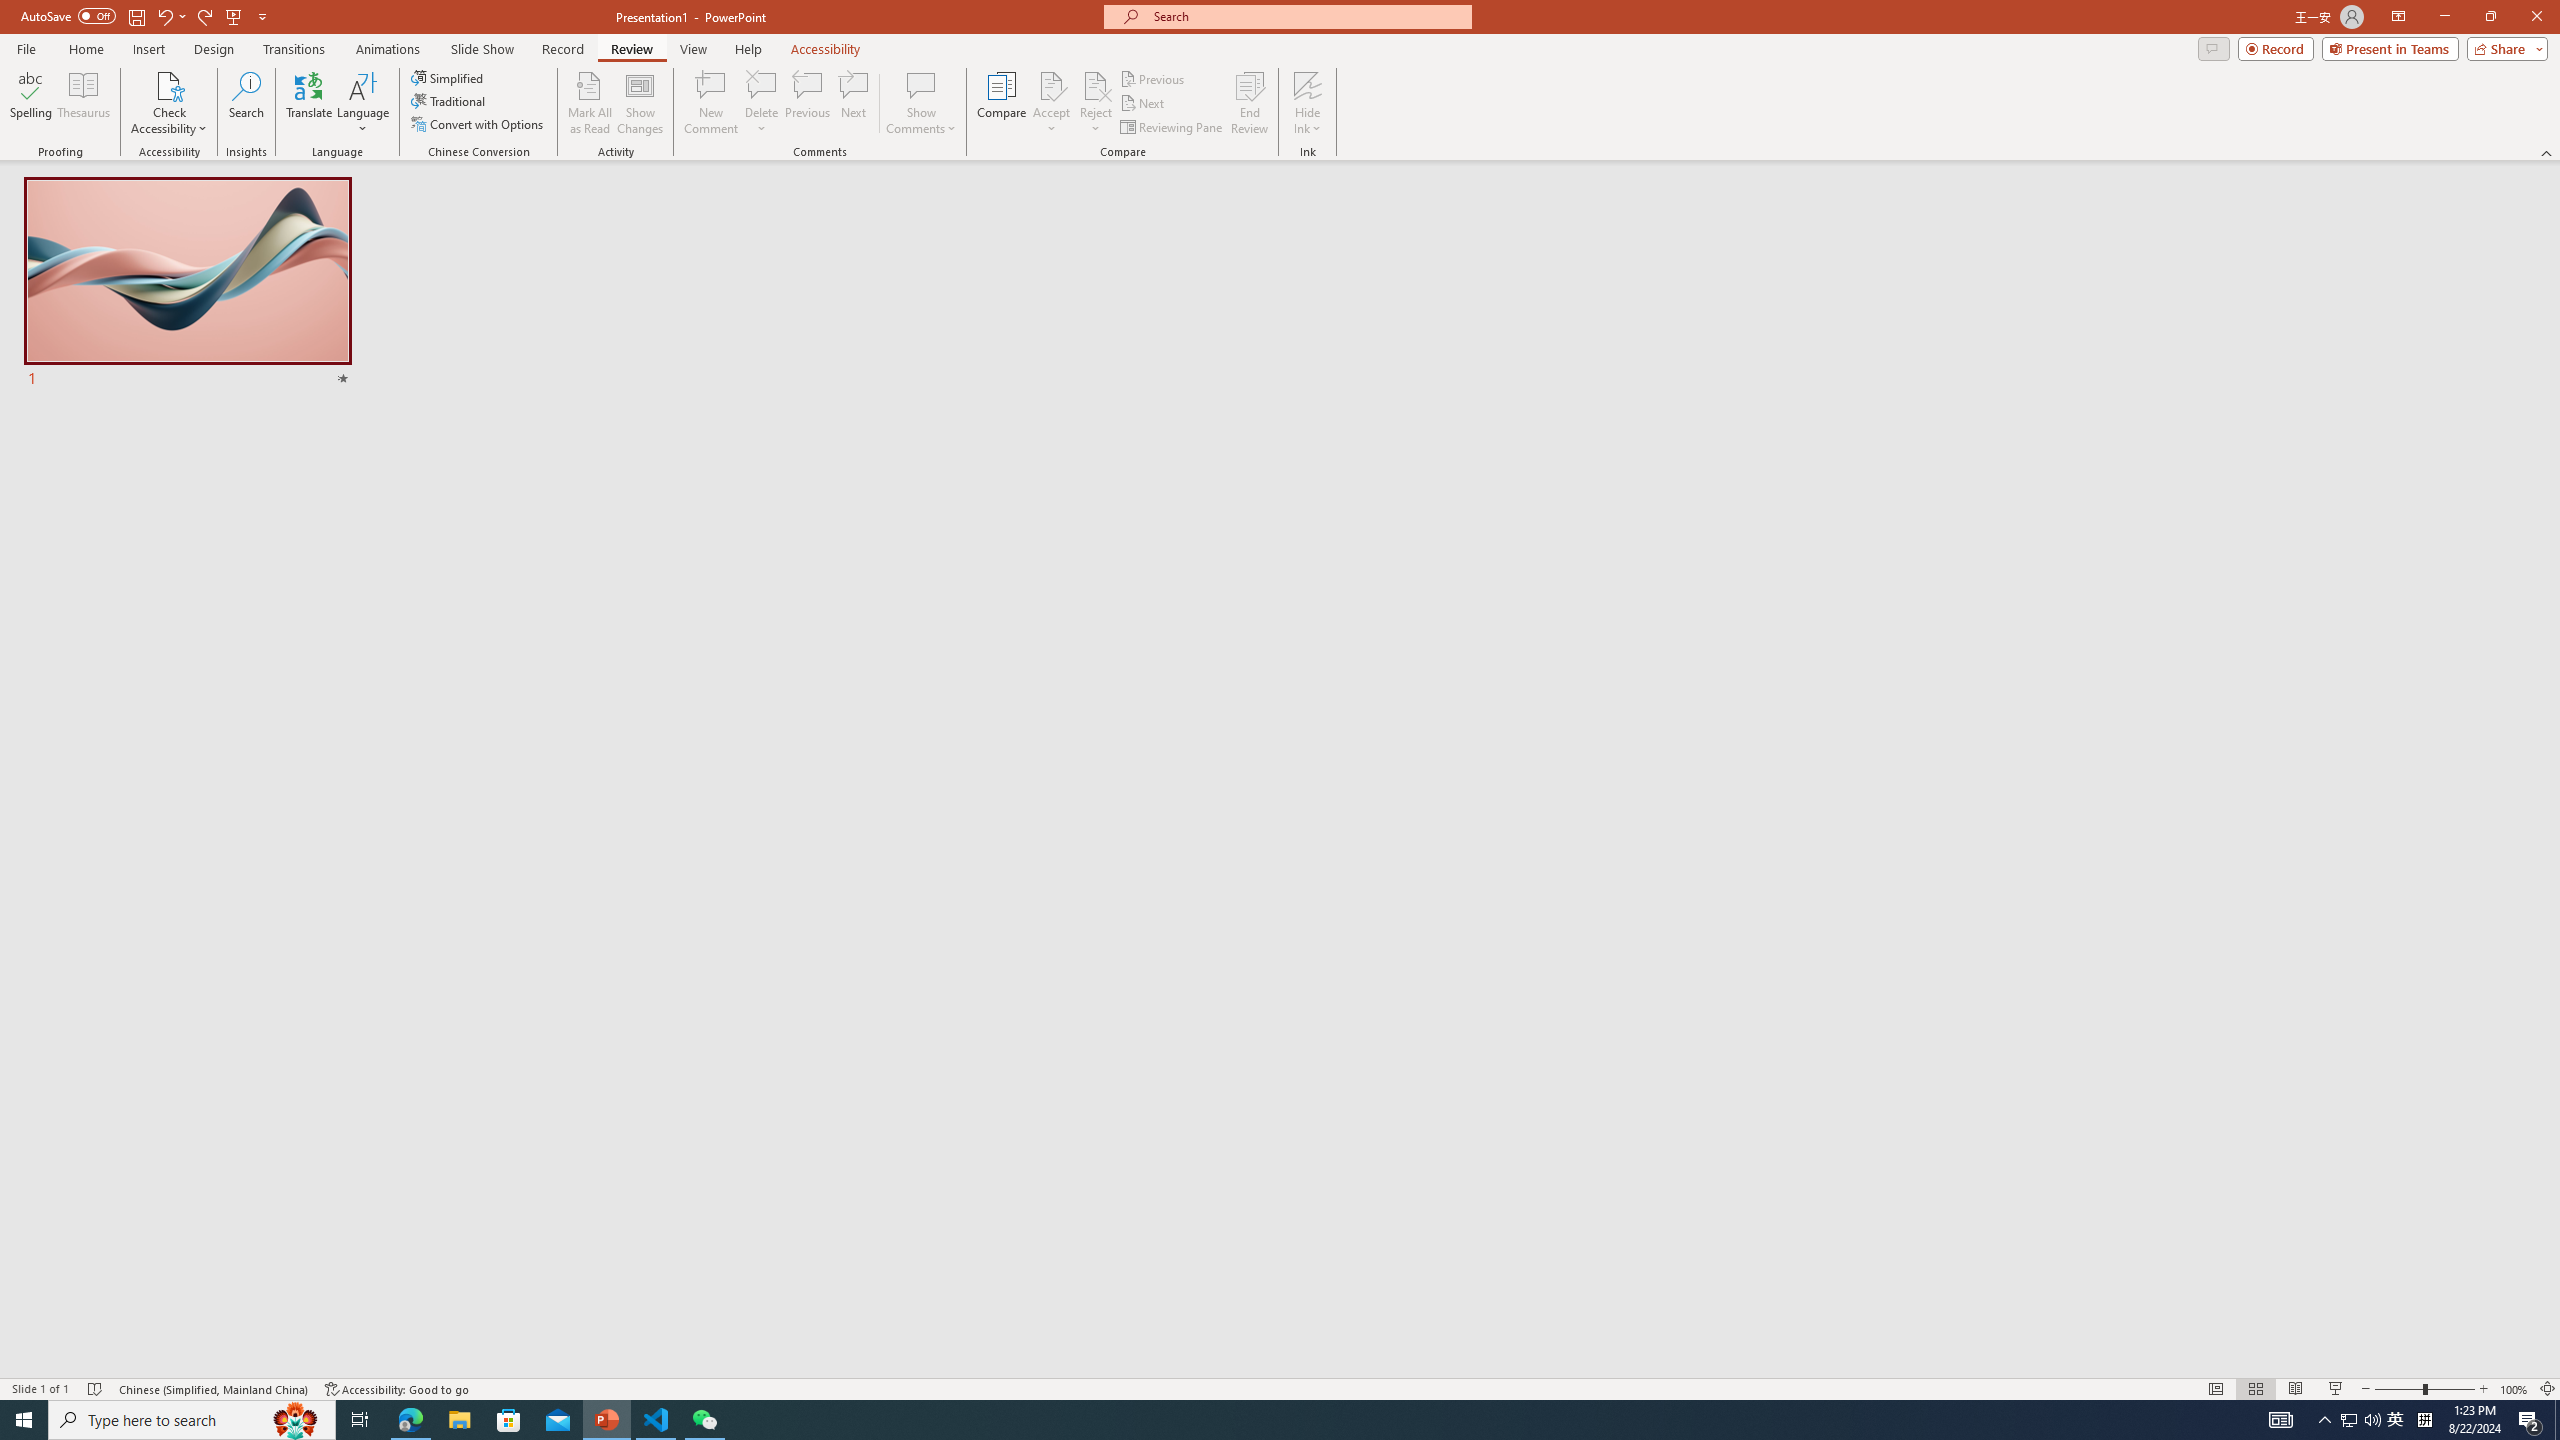 Image resolution: width=2560 pixels, height=1440 pixels. What do you see at coordinates (1248, 103) in the screenshot?
I see `'End Review'` at bounding box center [1248, 103].